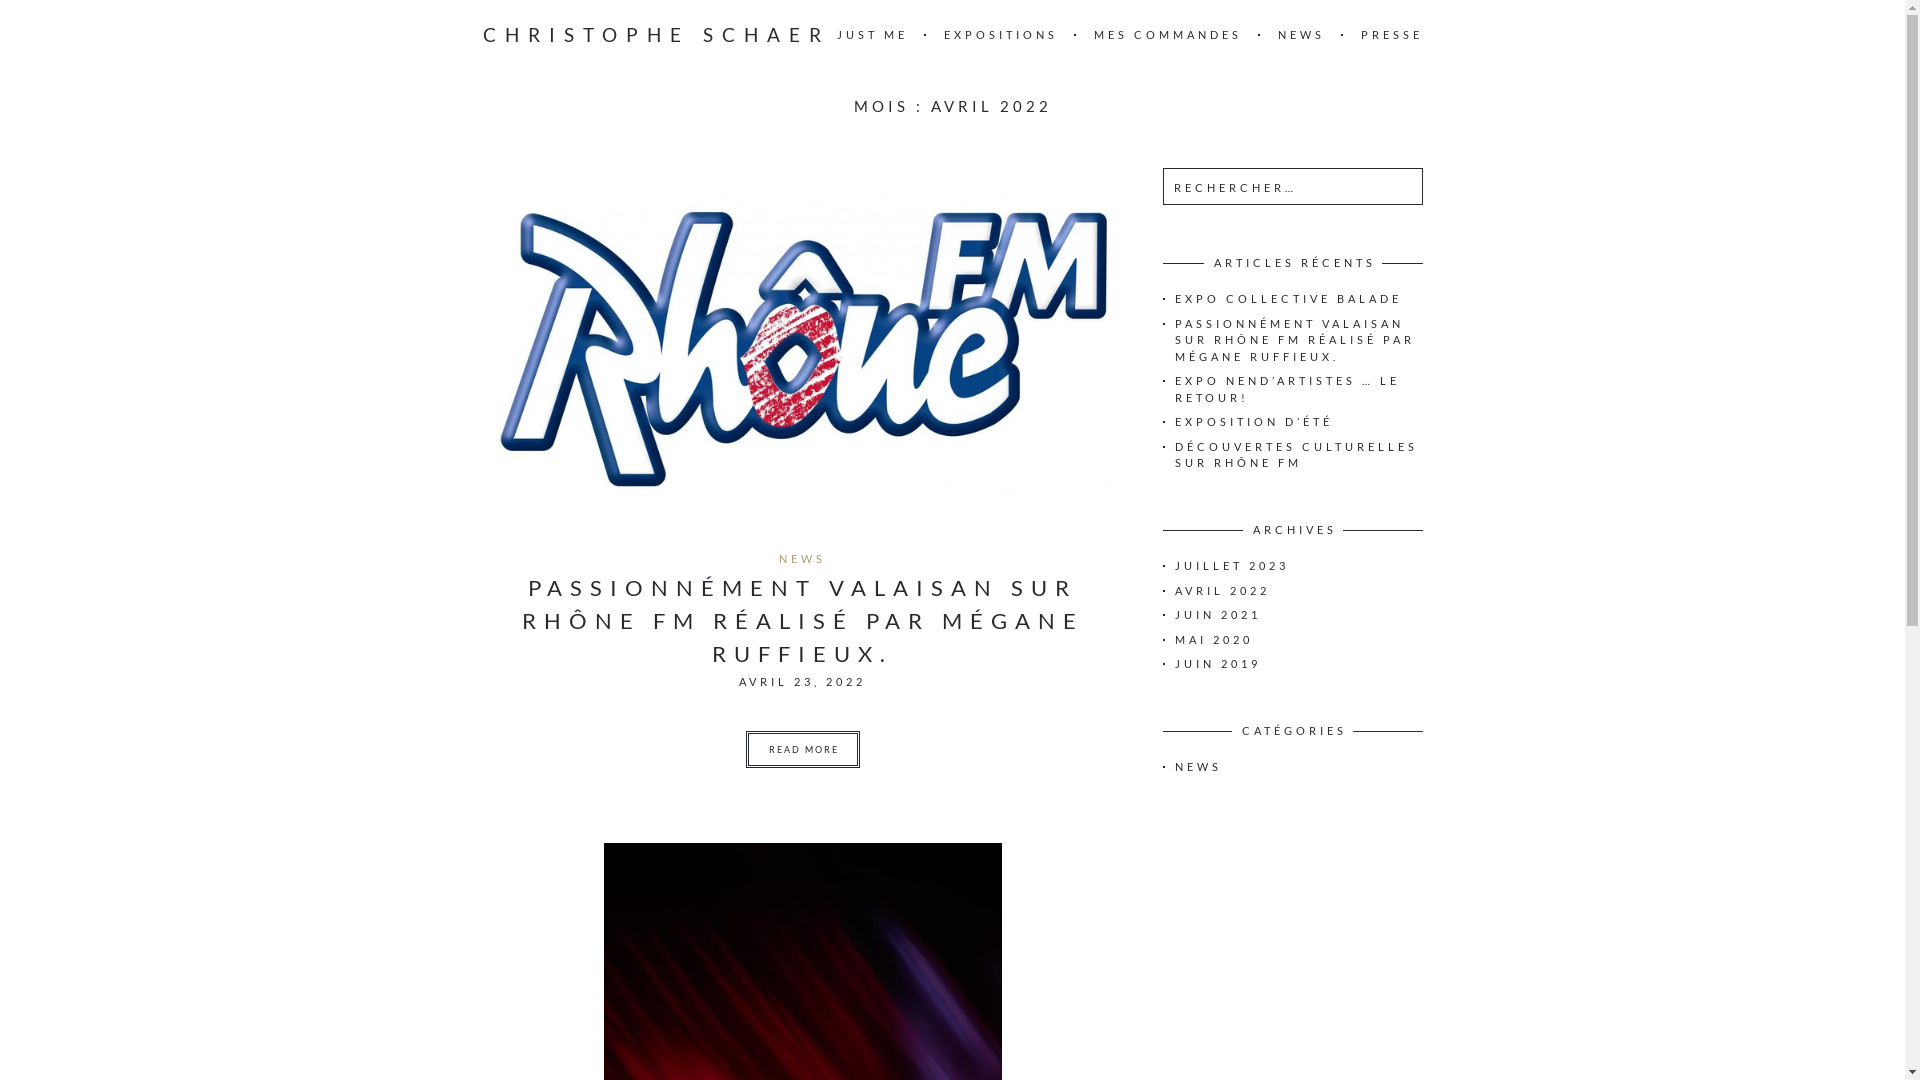 The width and height of the screenshot is (1920, 1080). Describe the element at coordinates (655, 35) in the screenshot. I see `'CHRISTOPHE SCHAER'` at that location.